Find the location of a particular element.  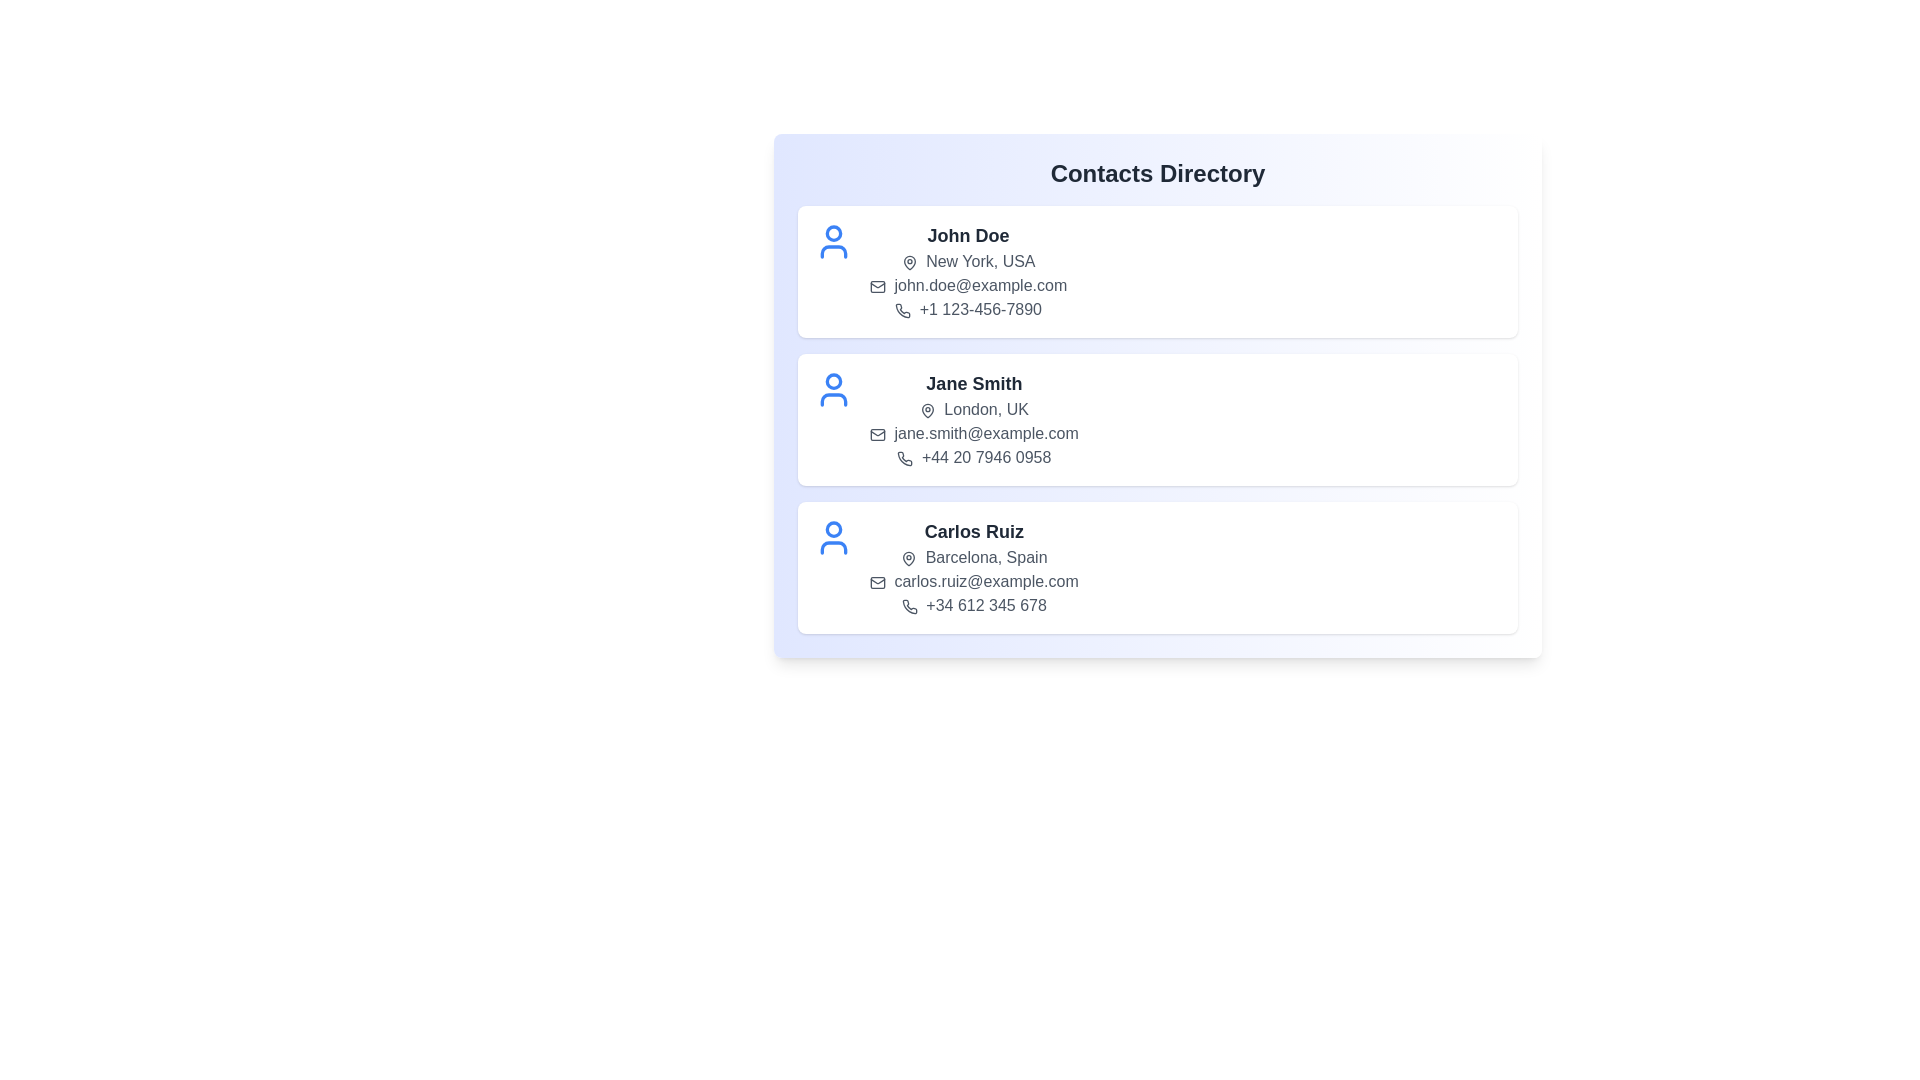

the phone icon for the contact Jane Smith is located at coordinates (904, 458).